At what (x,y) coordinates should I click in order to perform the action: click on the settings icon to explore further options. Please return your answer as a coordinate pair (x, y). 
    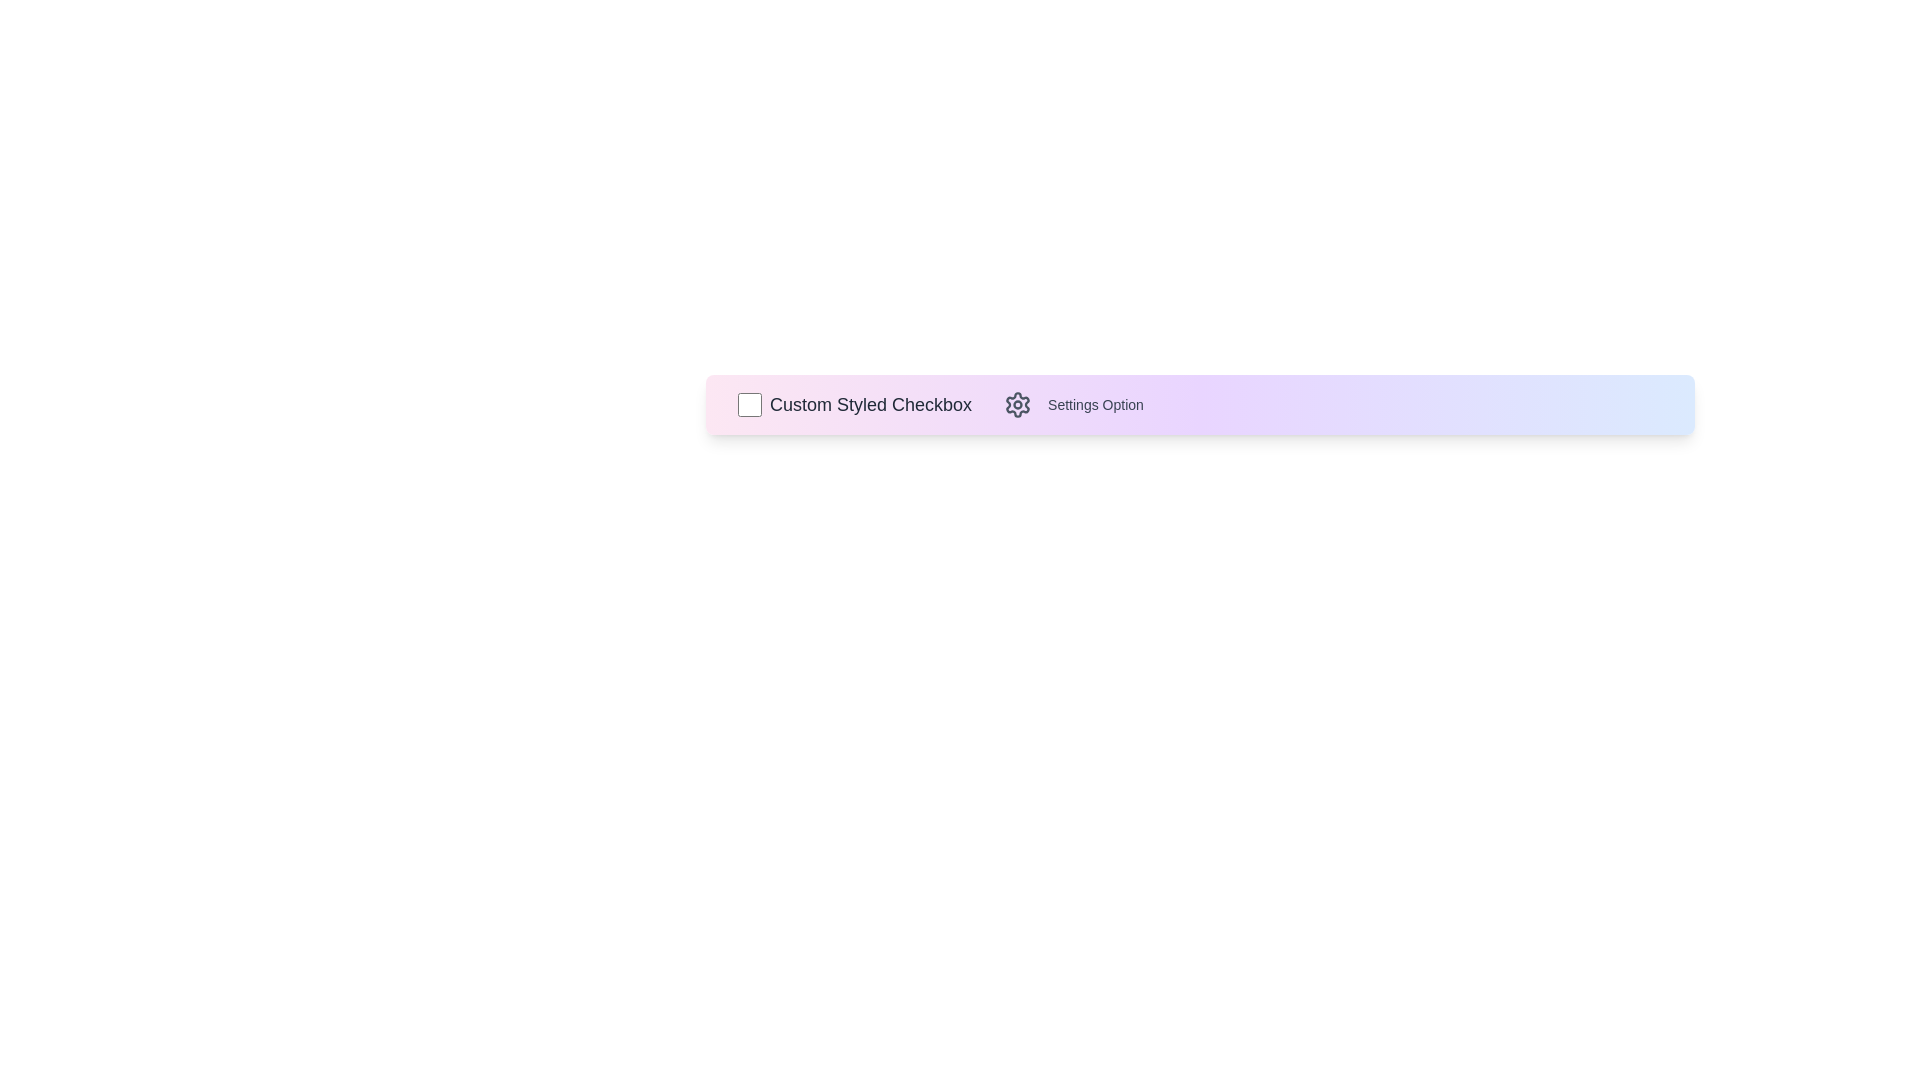
    Looking at the image, I should click on (1017, 405).